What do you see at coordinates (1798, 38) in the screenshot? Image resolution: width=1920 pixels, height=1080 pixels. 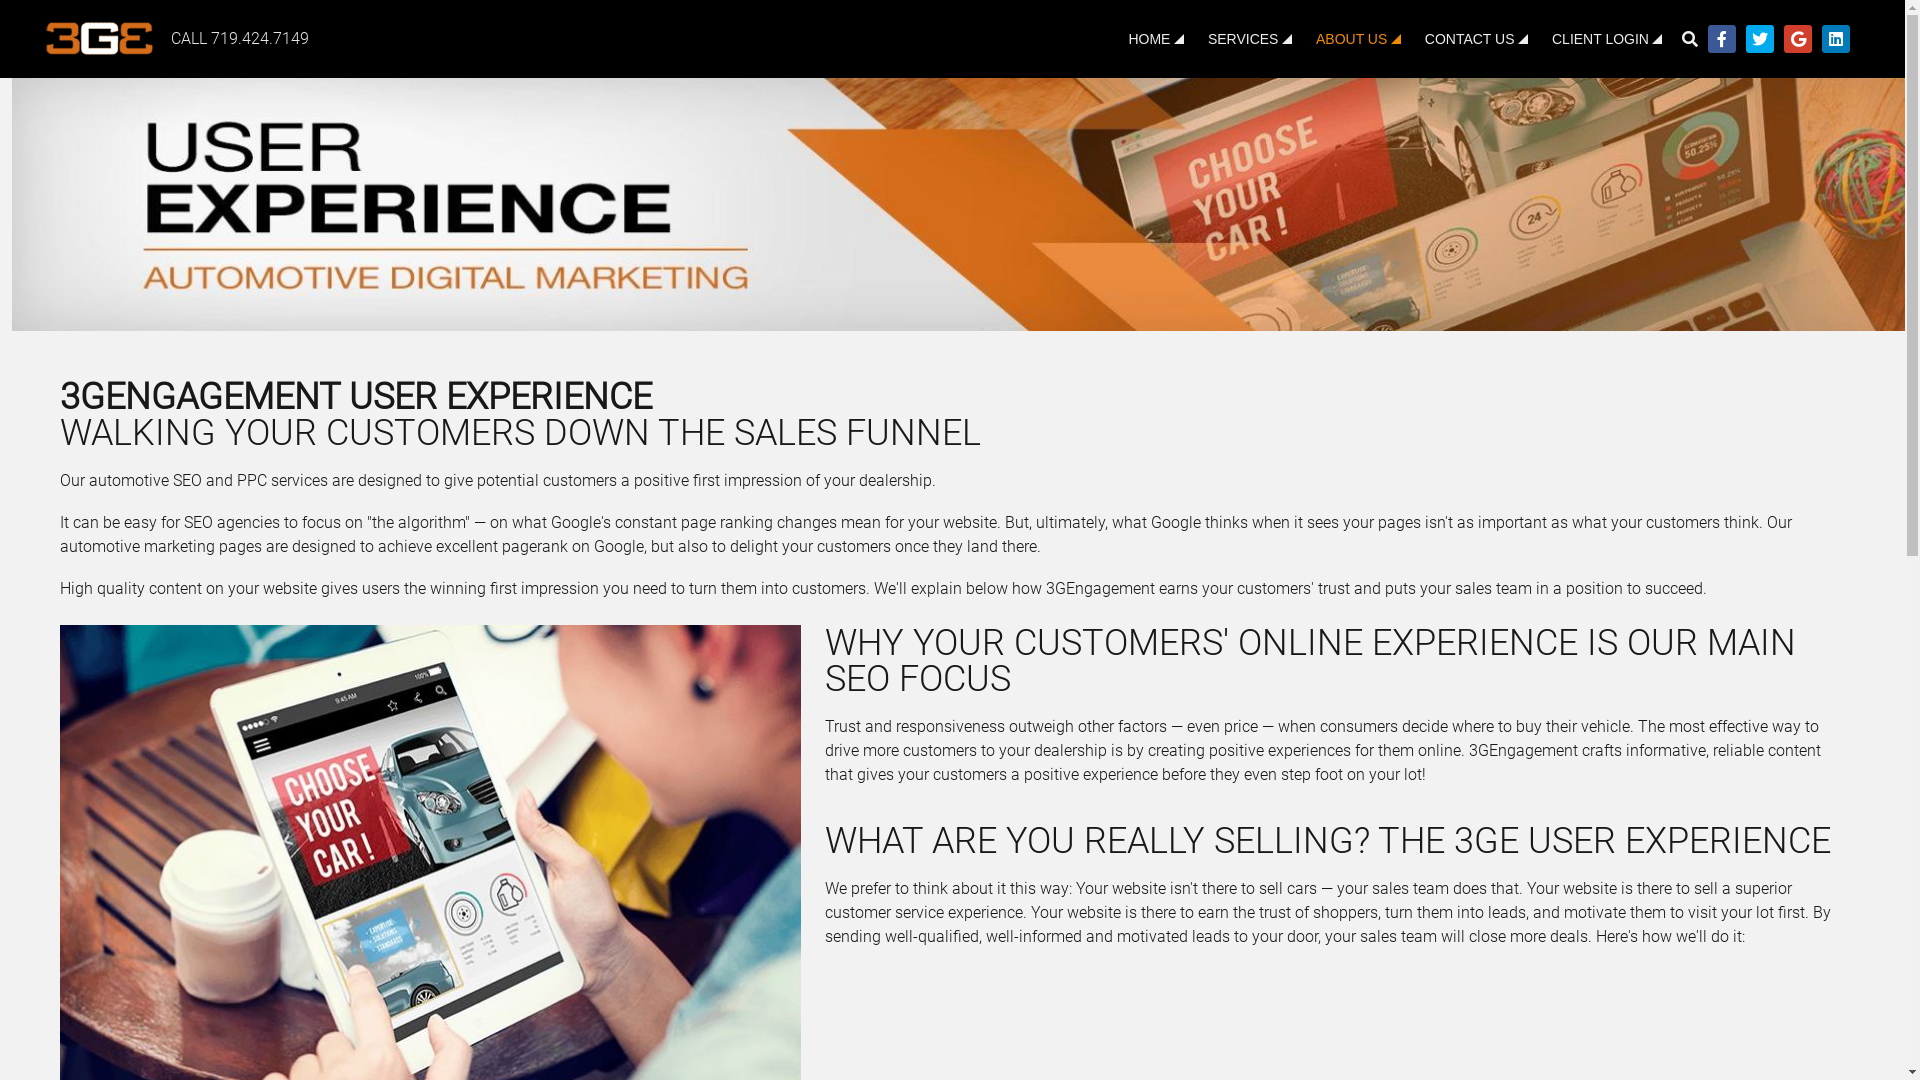 I see `'Google'` at bounding box center [1798, 38].